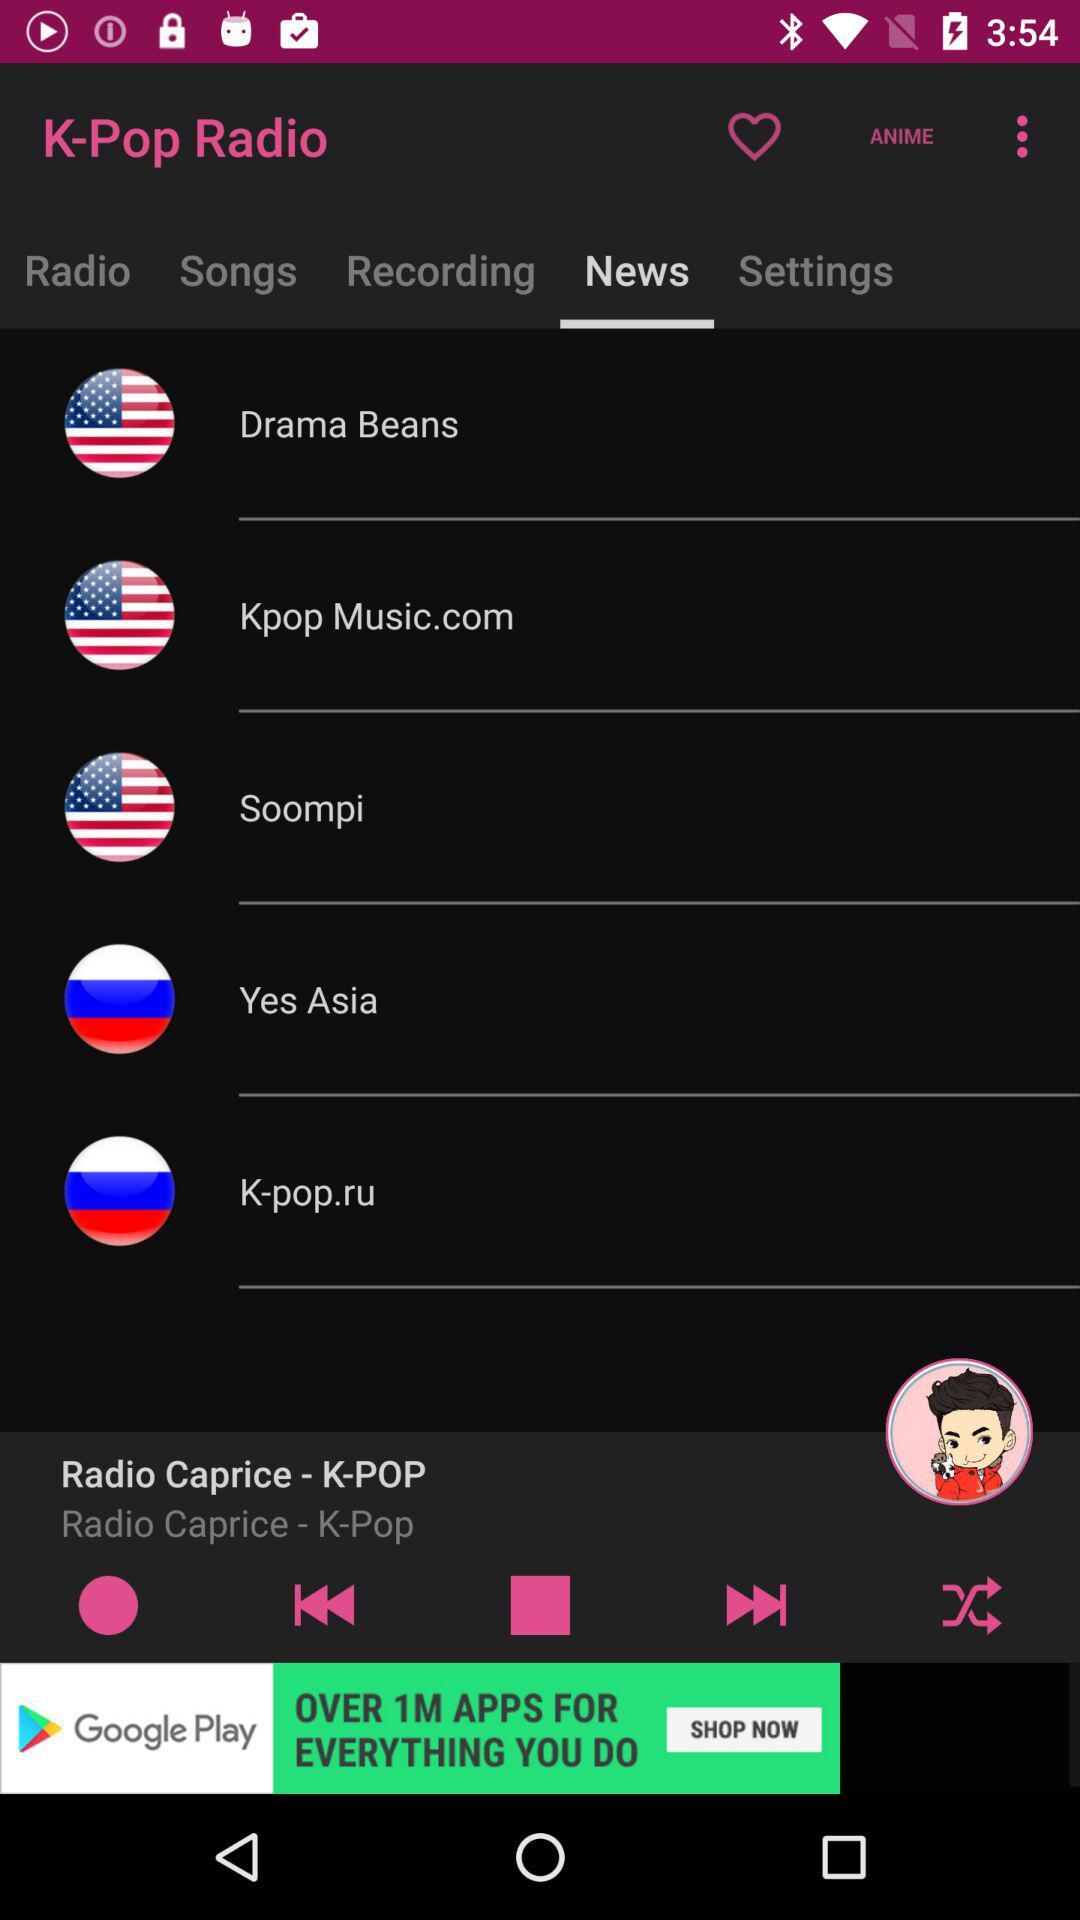  Describe the element at coordinates (756, 1604) in the screenshot. I see `next song` at that location.